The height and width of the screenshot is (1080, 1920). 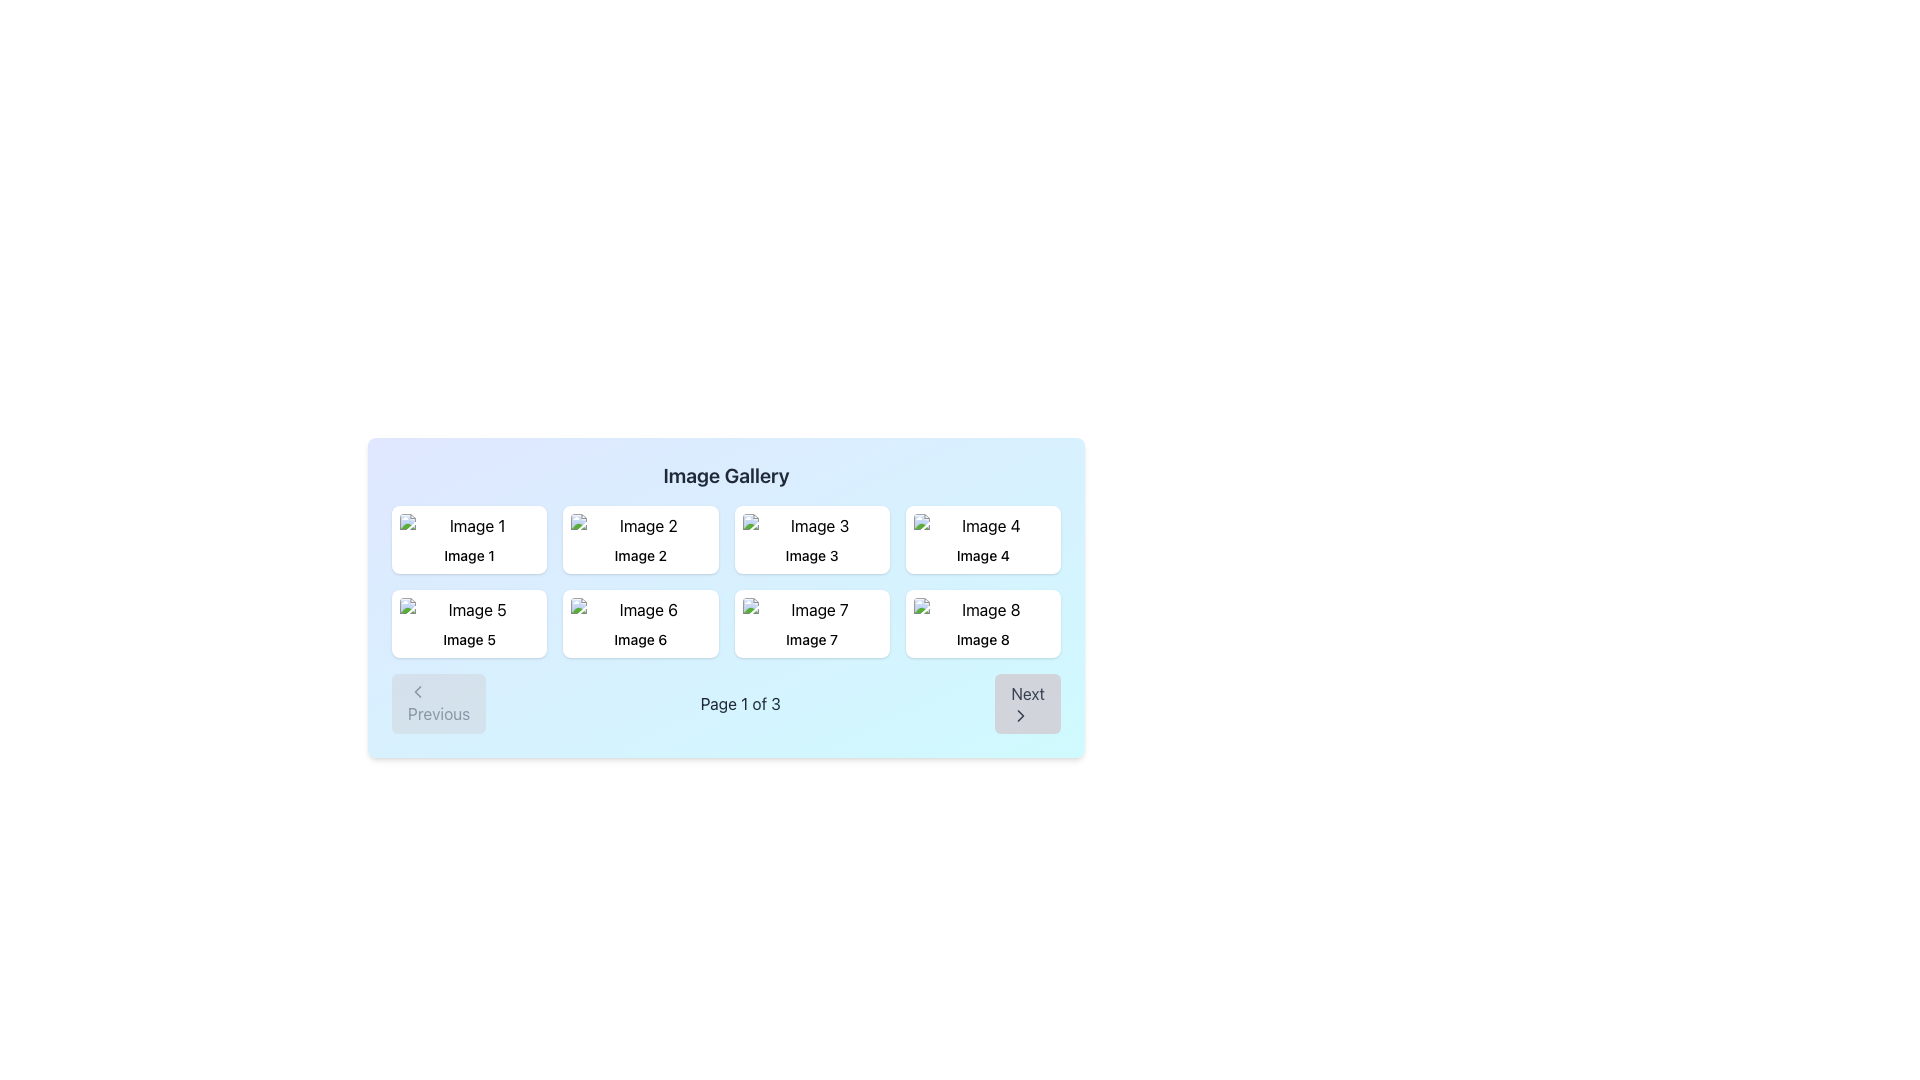 I want to click on the small, rectangular image placeholder with rounded edges and alt text 'Image 6', located in the second row and third column of a 2x4 grid layout, so click(x=640, y=608).